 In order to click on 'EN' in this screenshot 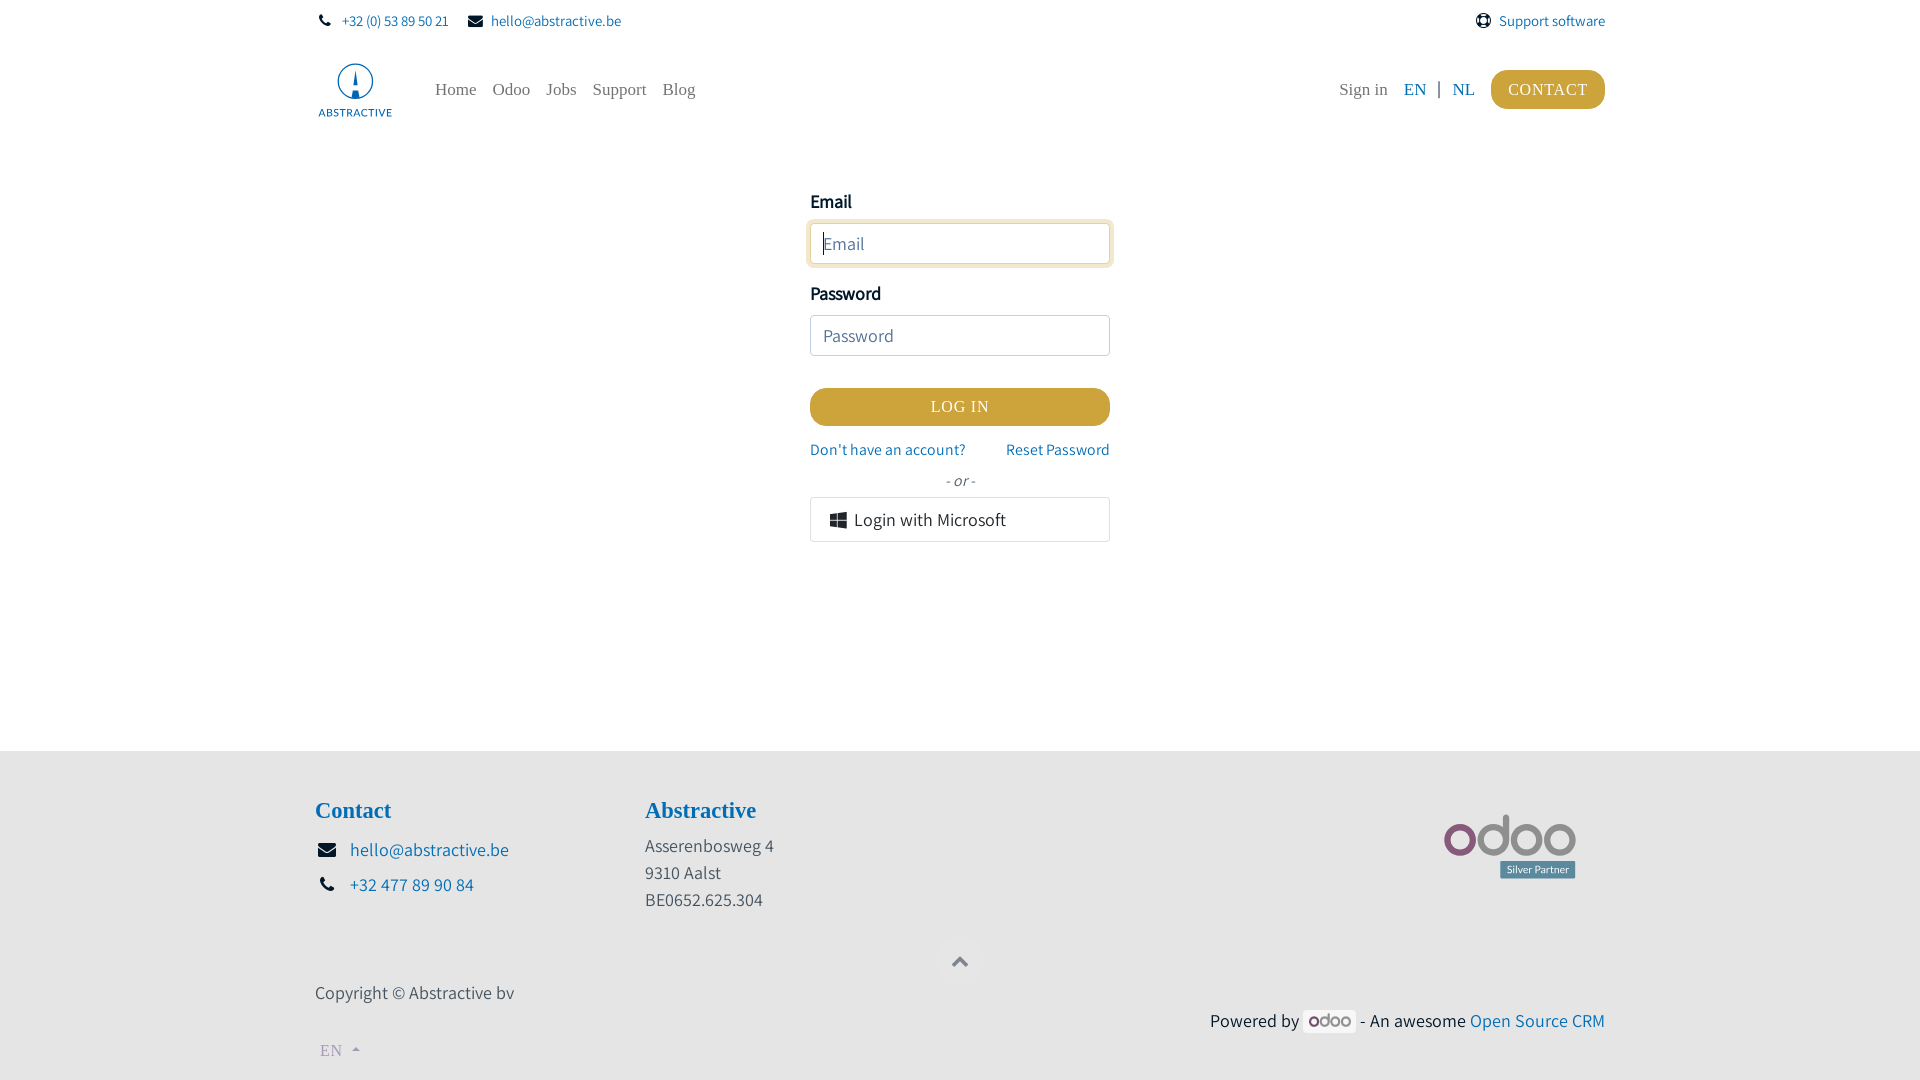, I will do `click(1414, 88)`.